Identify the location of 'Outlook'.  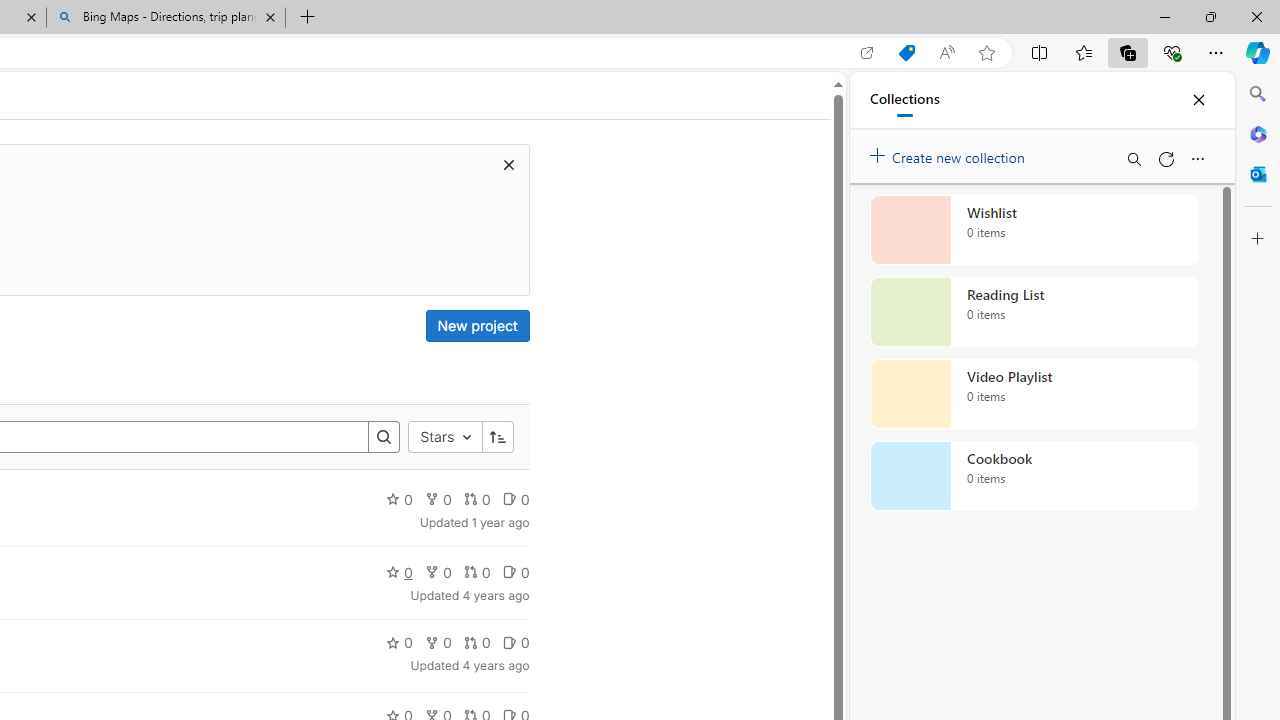
(1257, 173).